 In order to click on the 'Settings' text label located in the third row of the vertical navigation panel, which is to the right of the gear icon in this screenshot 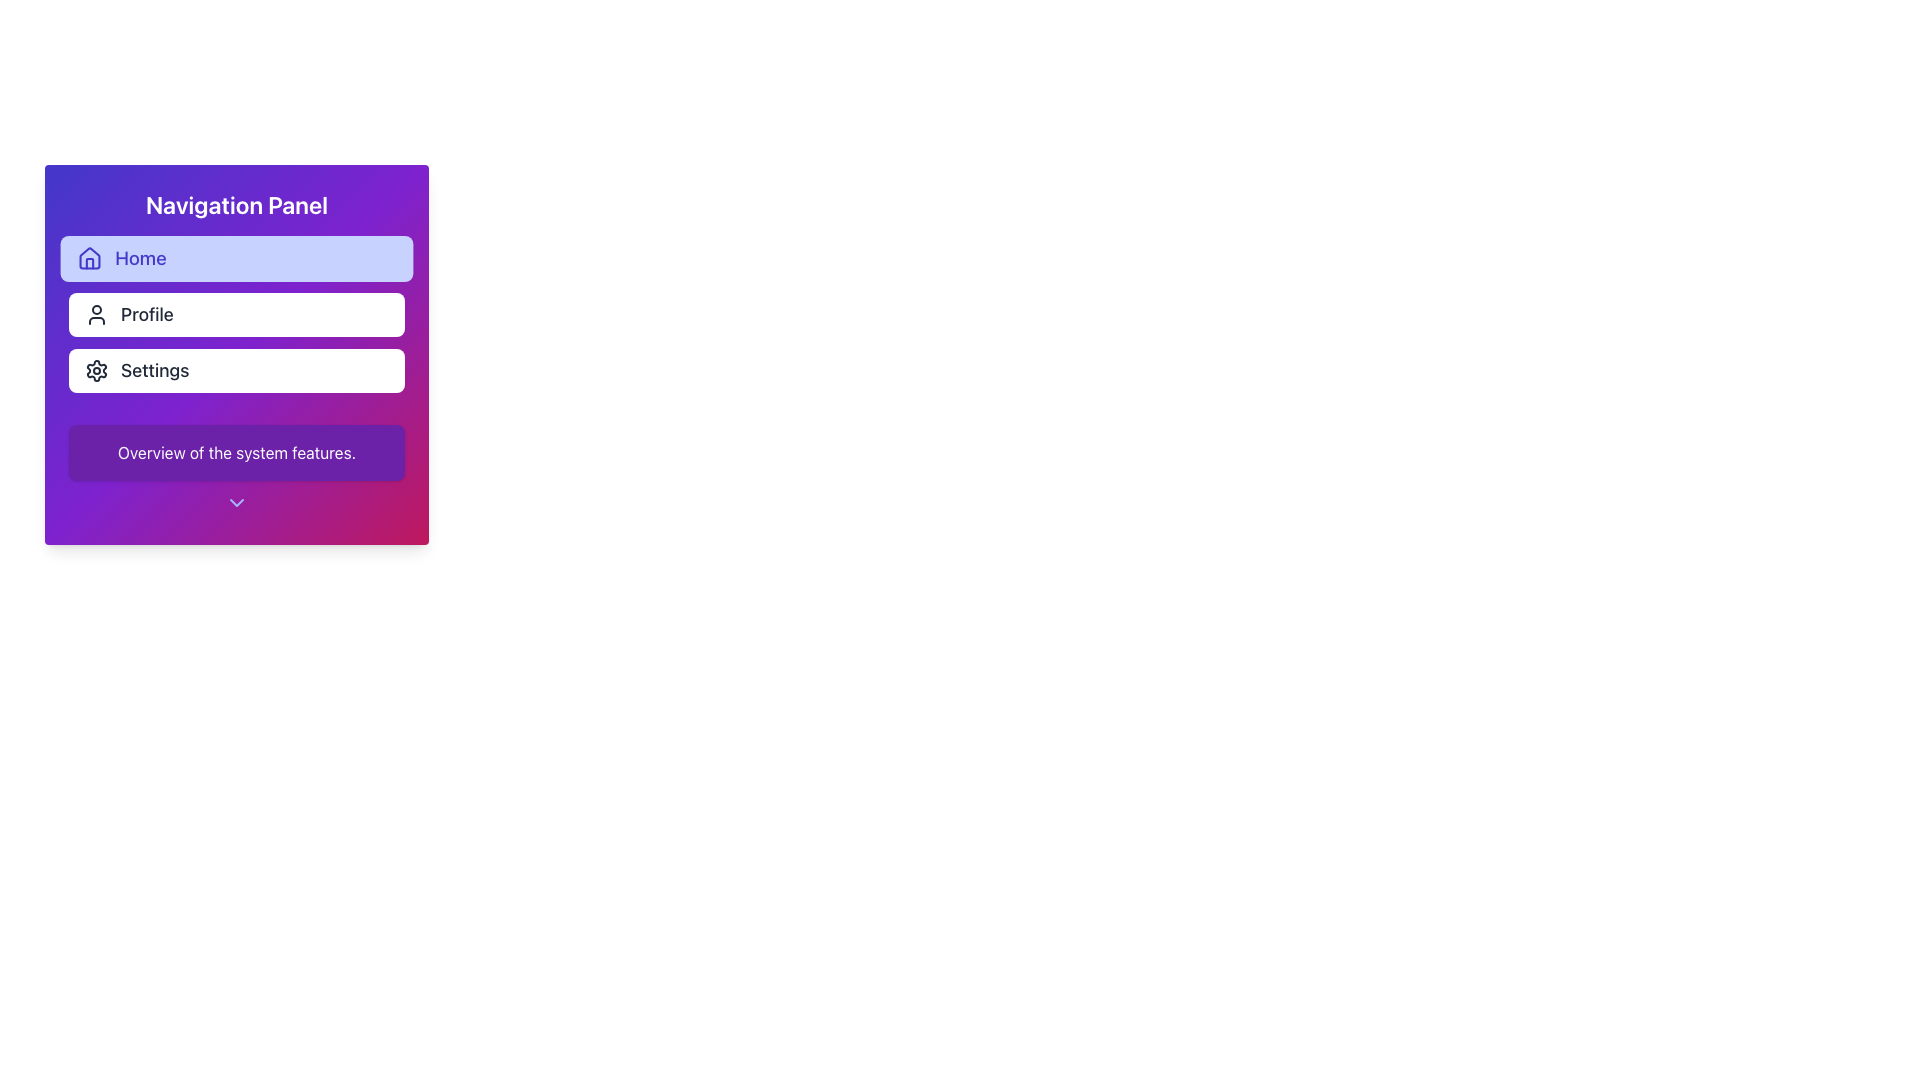, I will do `click(154, 370)`.